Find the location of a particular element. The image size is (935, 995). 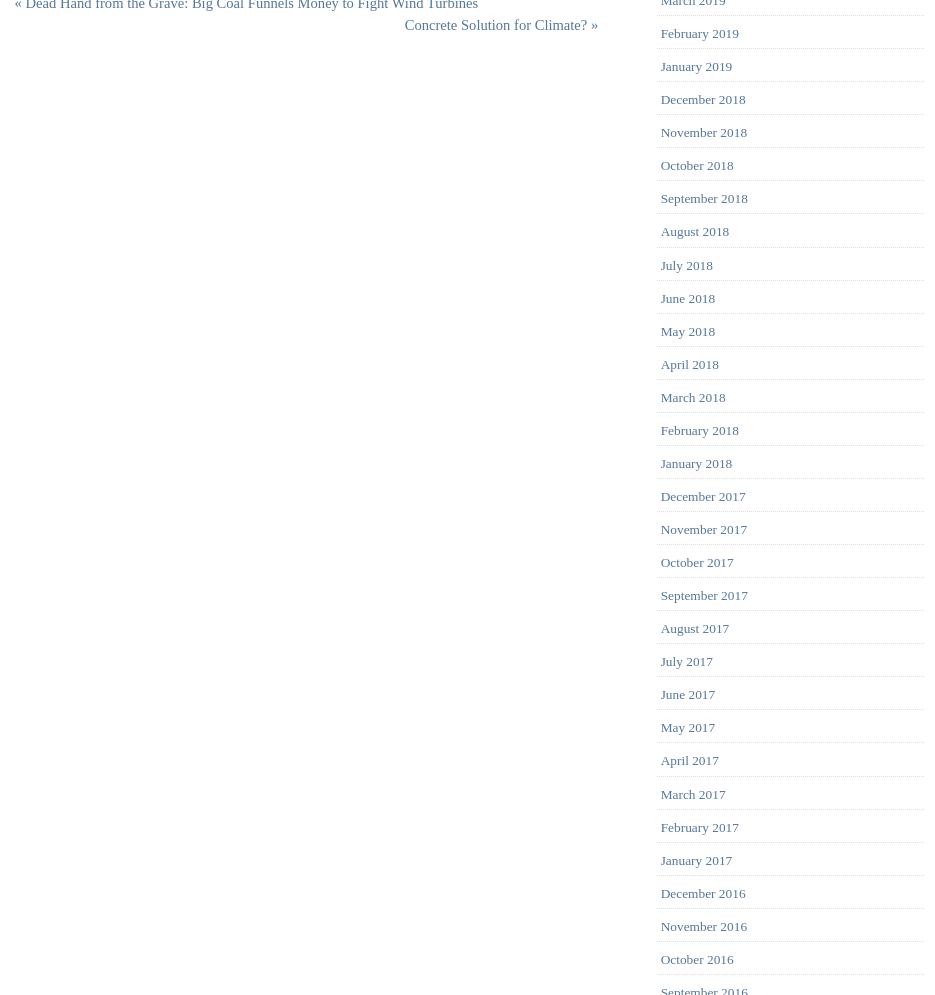

'April 2018' is located at coordinates (688, 362).